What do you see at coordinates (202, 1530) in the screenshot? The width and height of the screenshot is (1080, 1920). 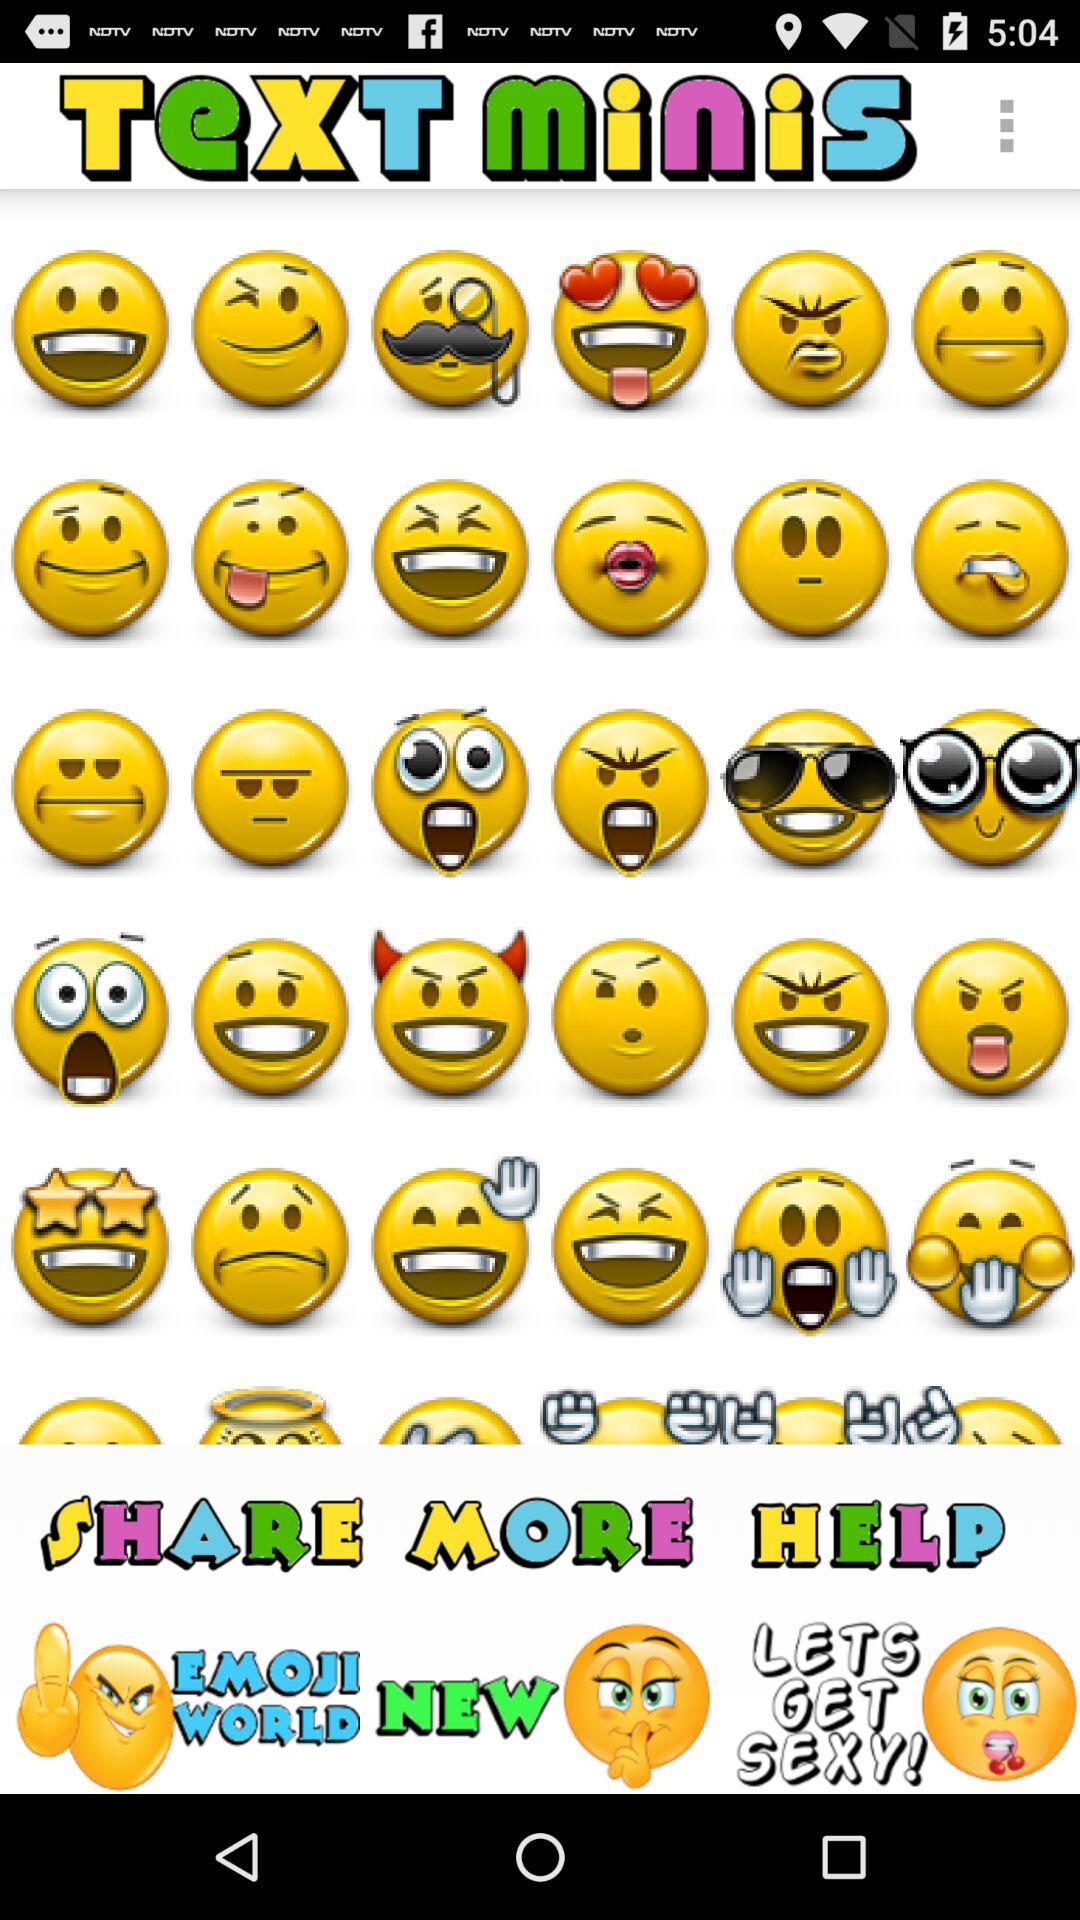 I see `share emojis` at bounding box center [202, 1530].